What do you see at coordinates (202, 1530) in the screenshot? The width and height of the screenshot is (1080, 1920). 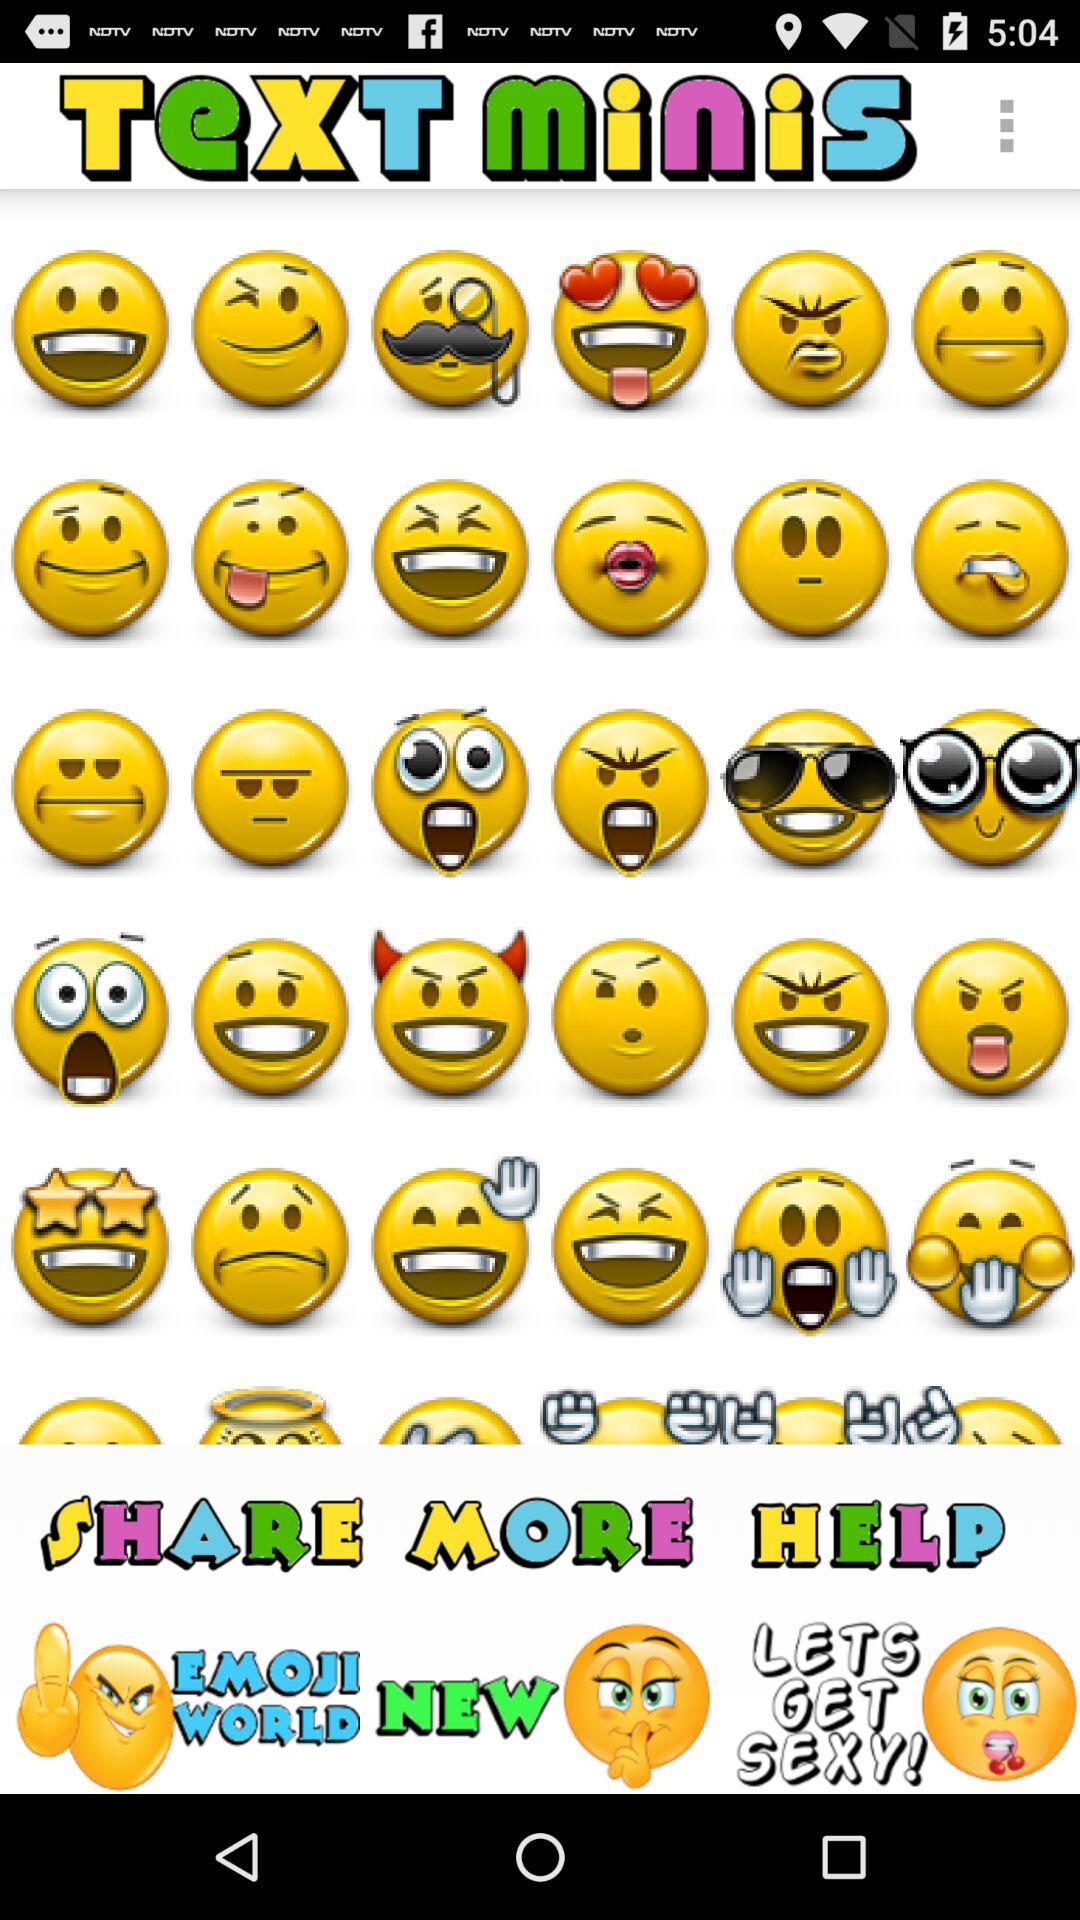 I see `share emojis` at bounding box center [202, 1530].